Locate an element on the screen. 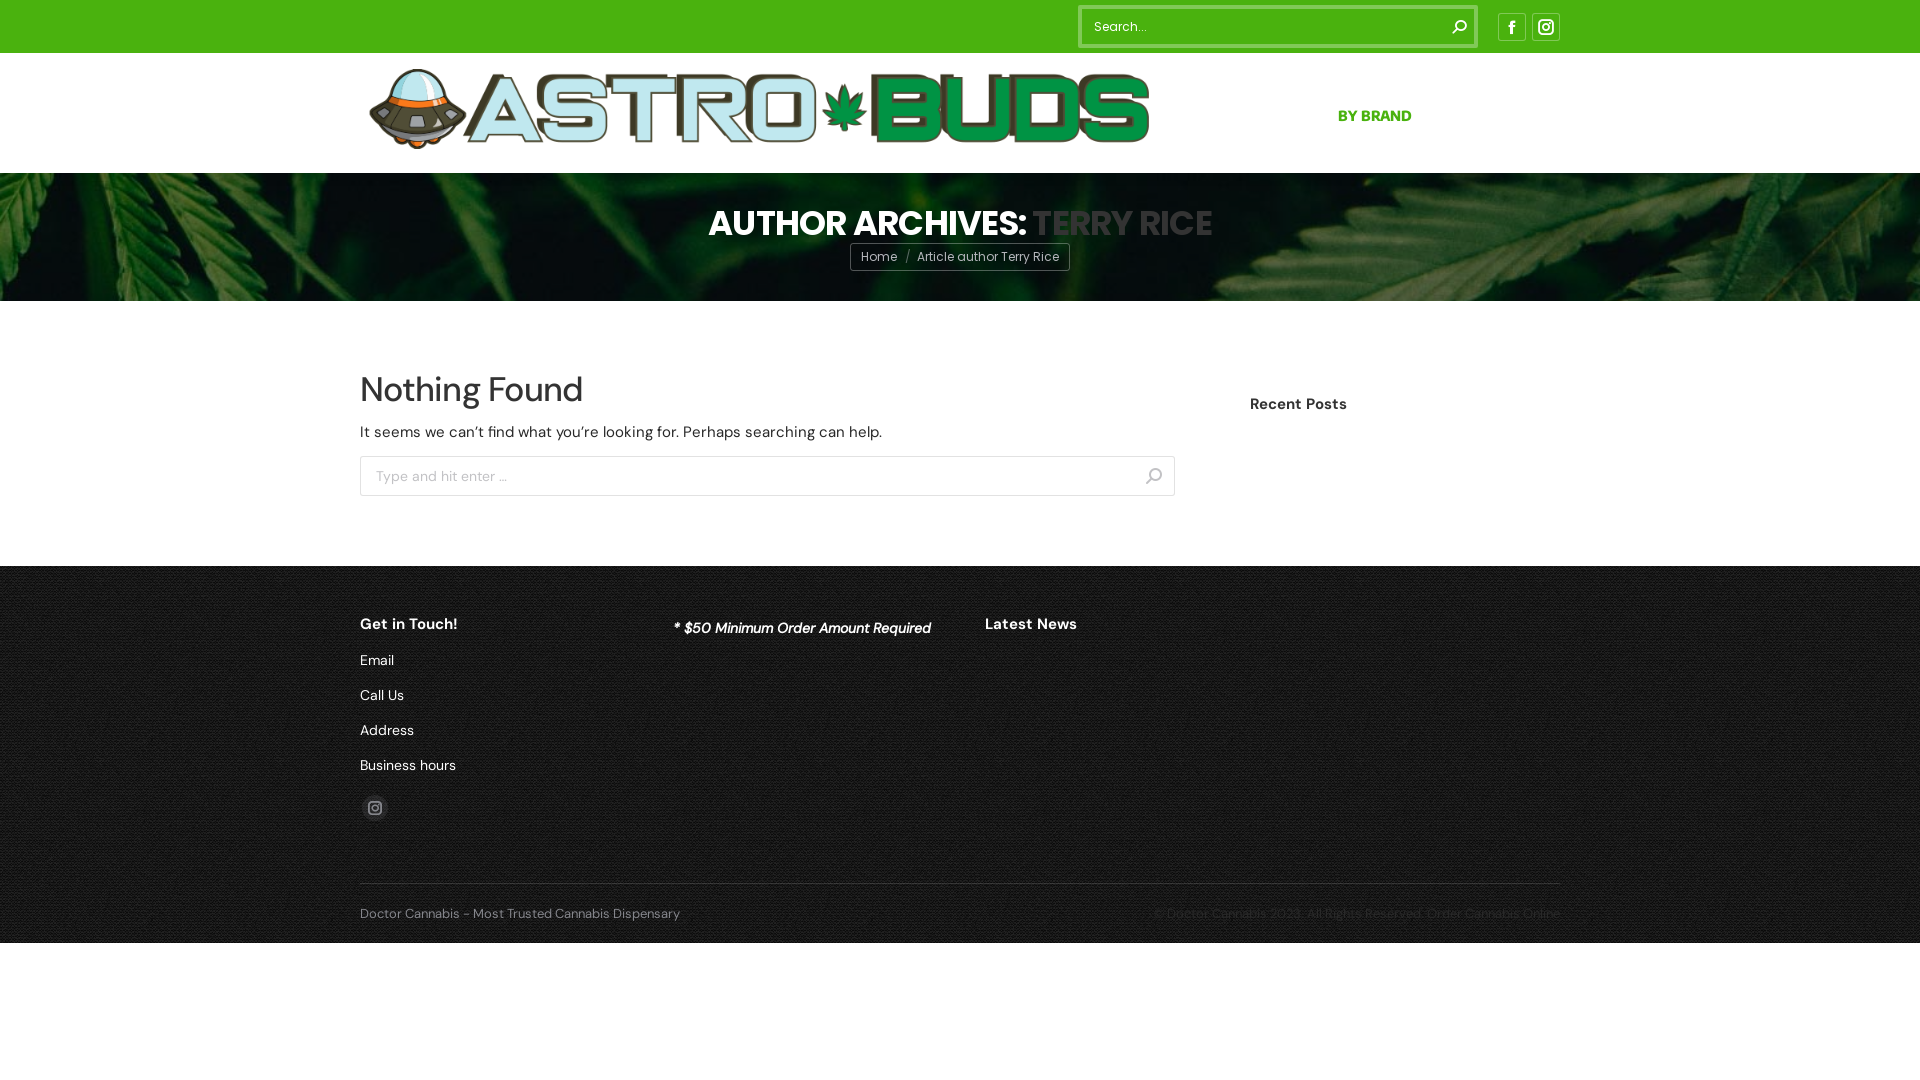 This screenshot has width=1920, height=1080. 'Home' is located at coordinates (878, 255).